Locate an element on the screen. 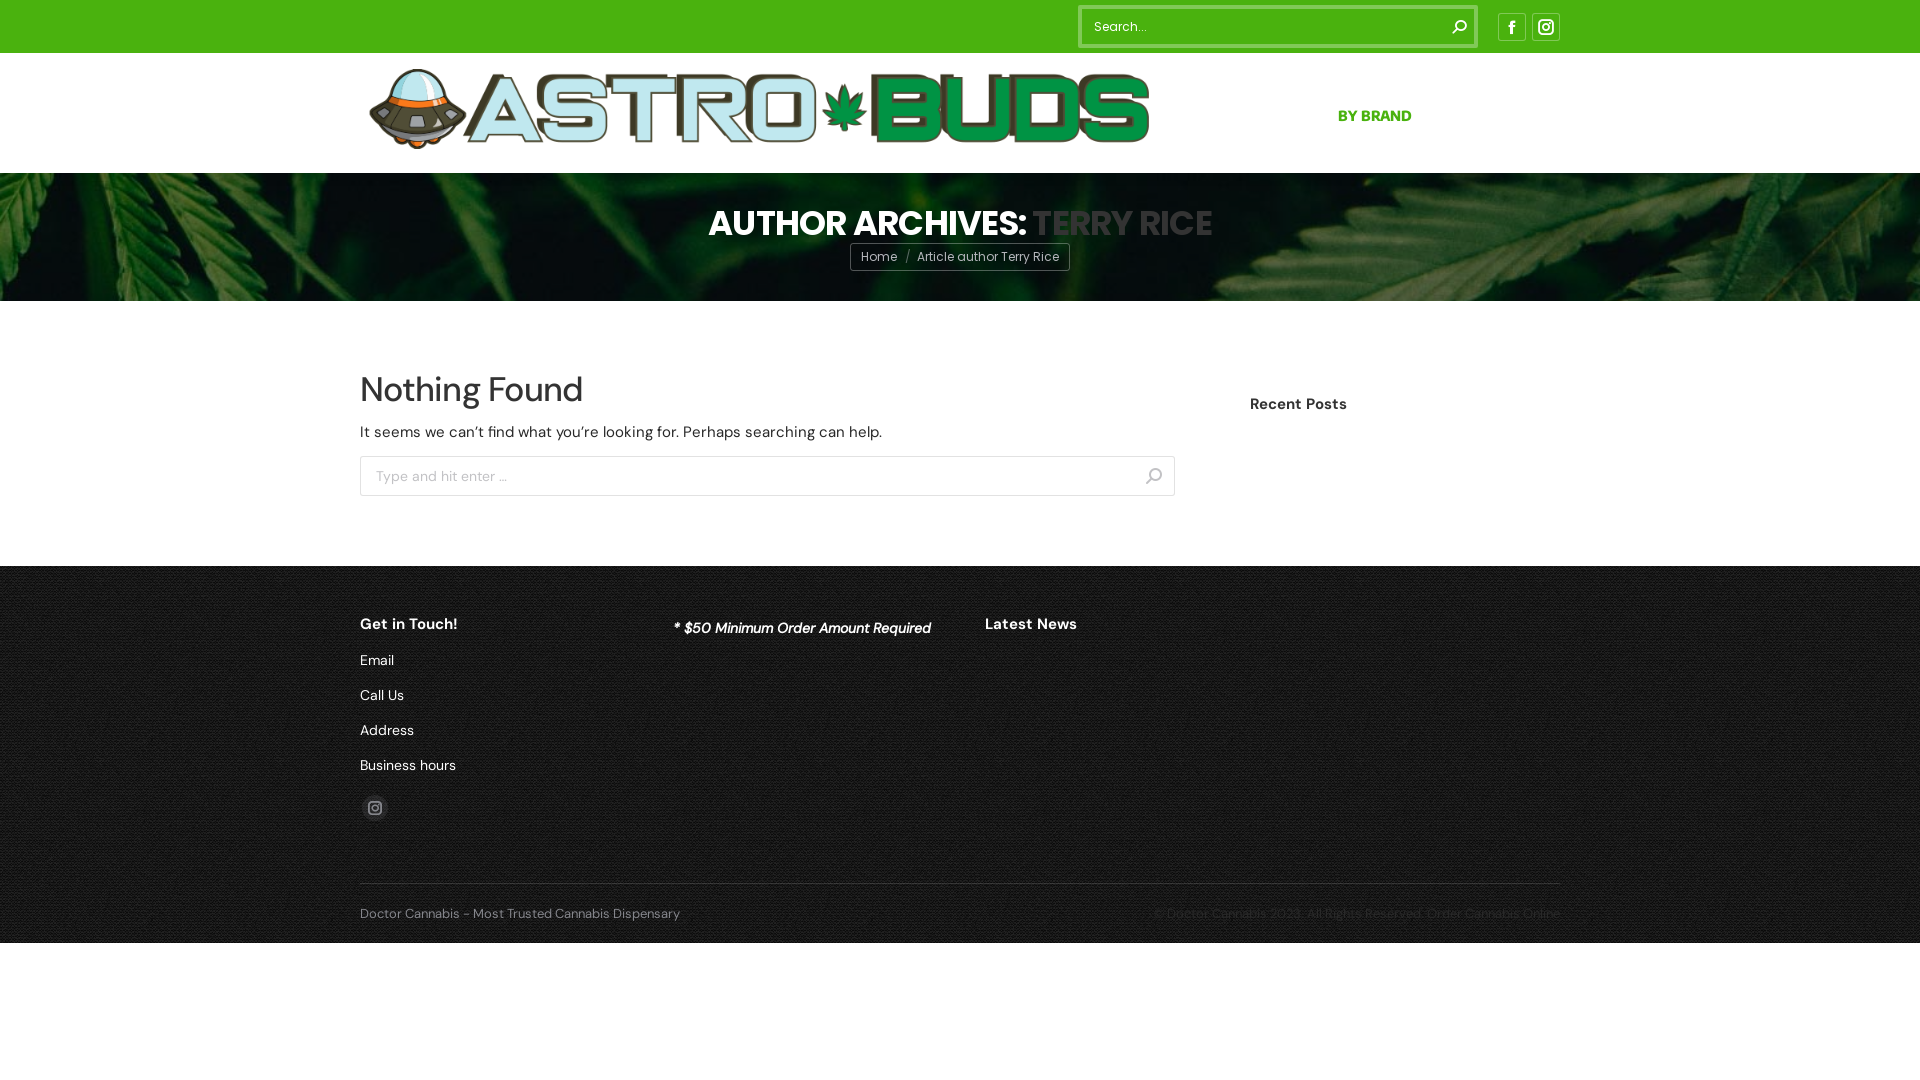 This screenshot has width=1920, height=1080. 'Home' is located at coordinates (878, 255).